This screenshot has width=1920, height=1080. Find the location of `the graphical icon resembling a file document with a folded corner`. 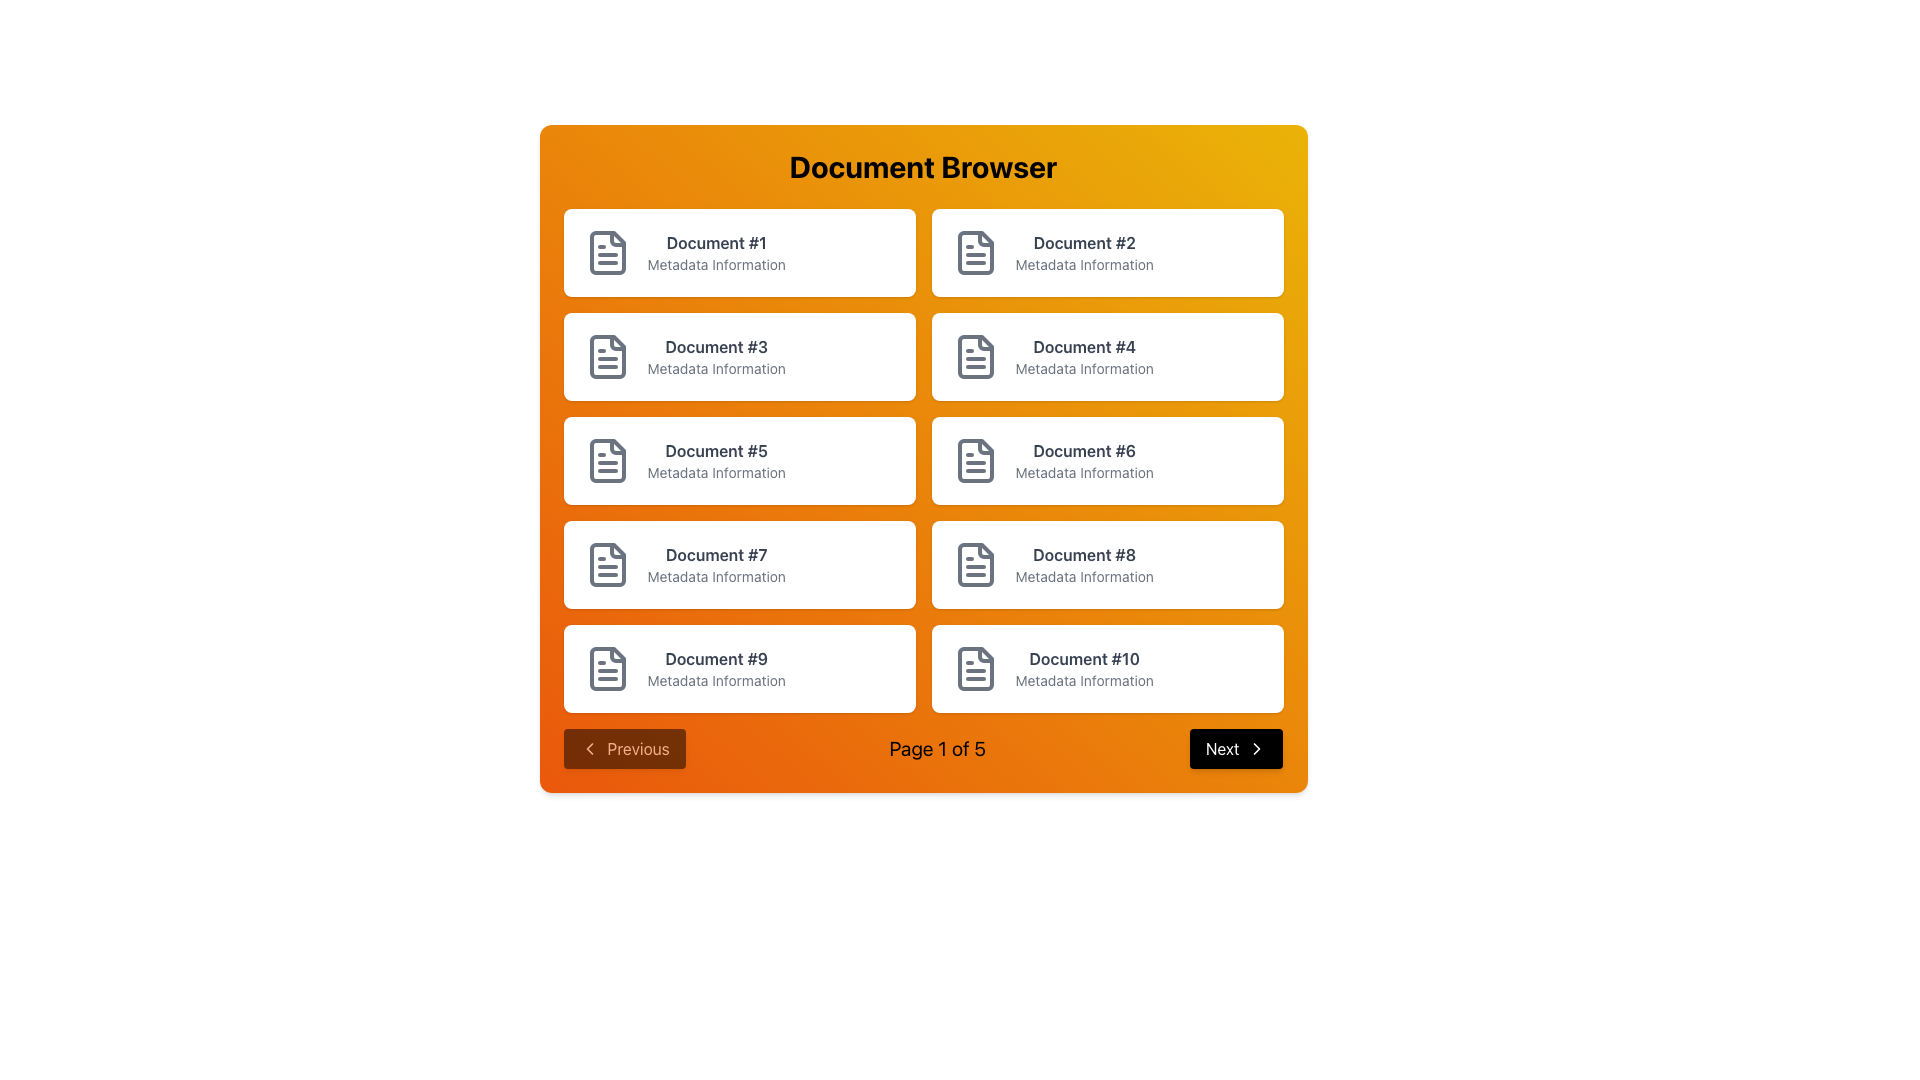

the graphical icon resembling a file document with a folded corner is located at coordinates (606, 668).